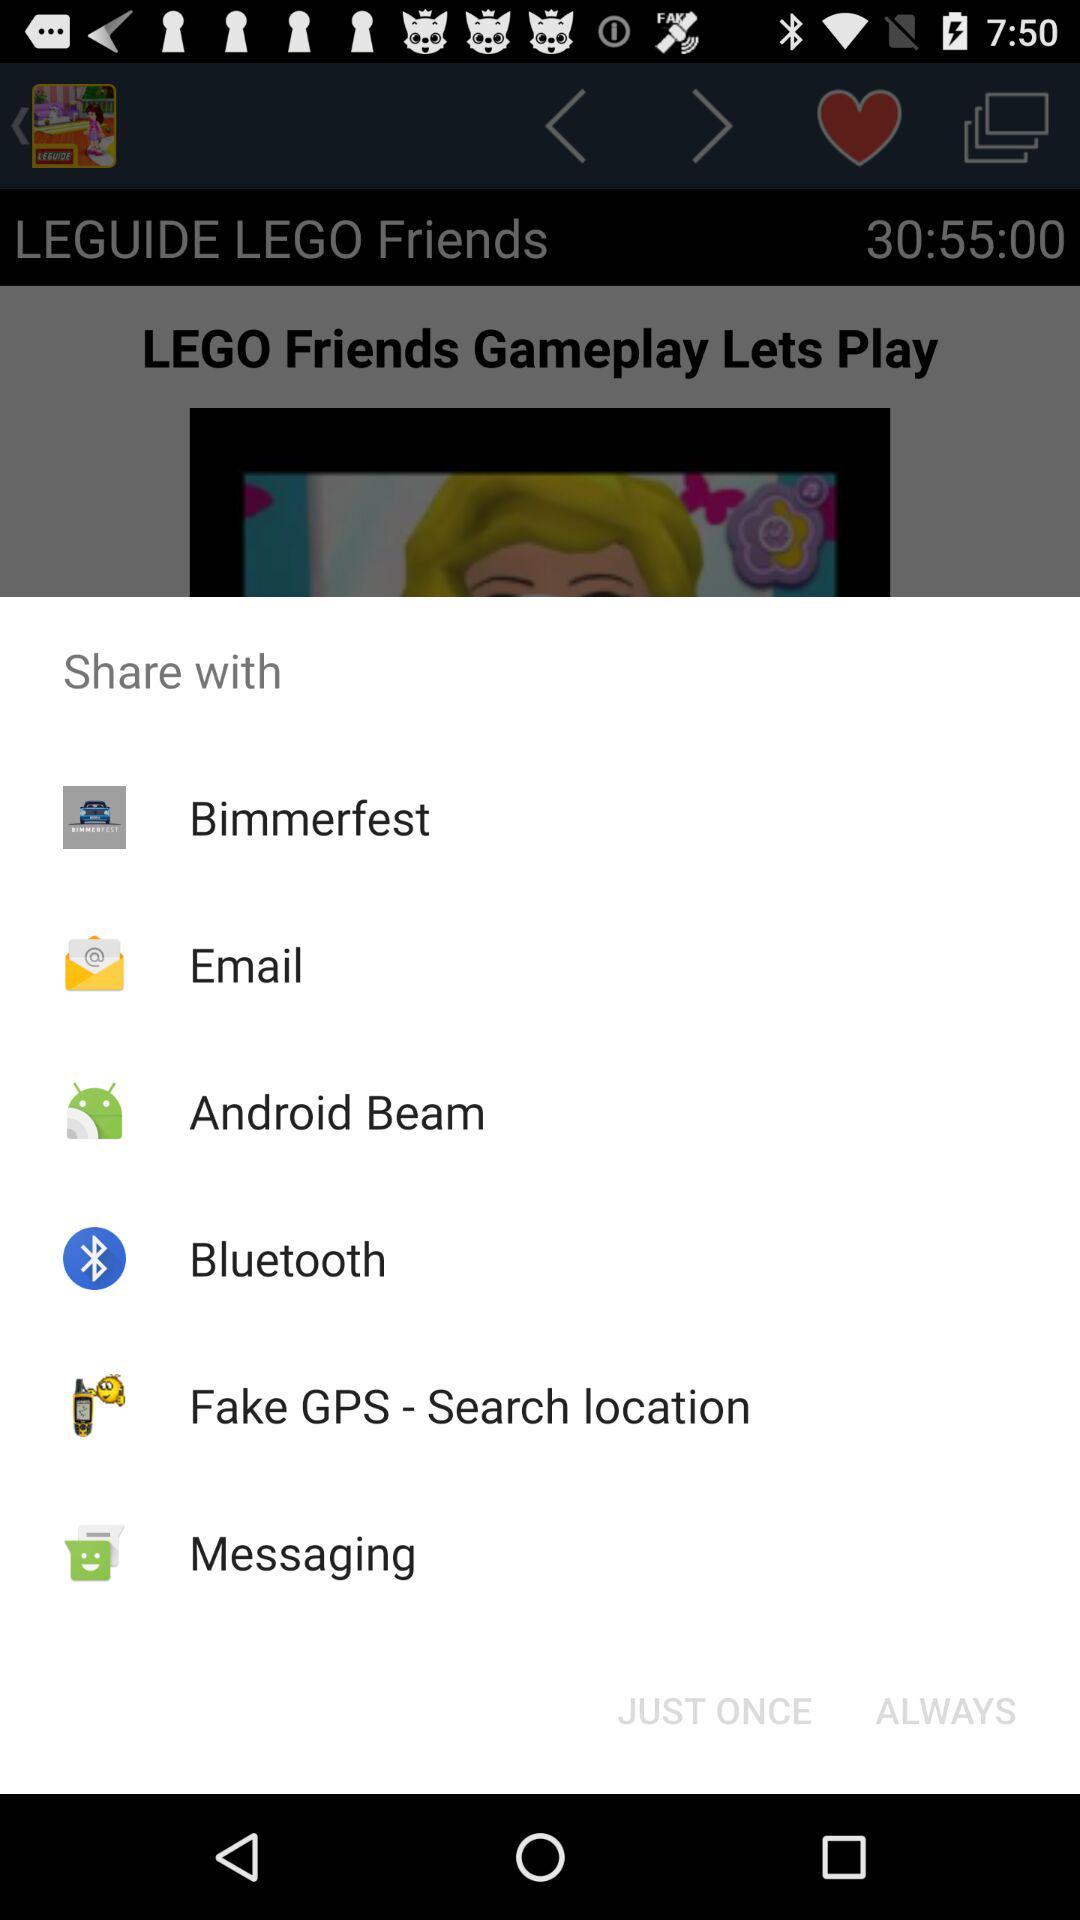  Describe the element at coordinates (945, 1708) in the screenshot. I see `icon to the right of just once` at that location.